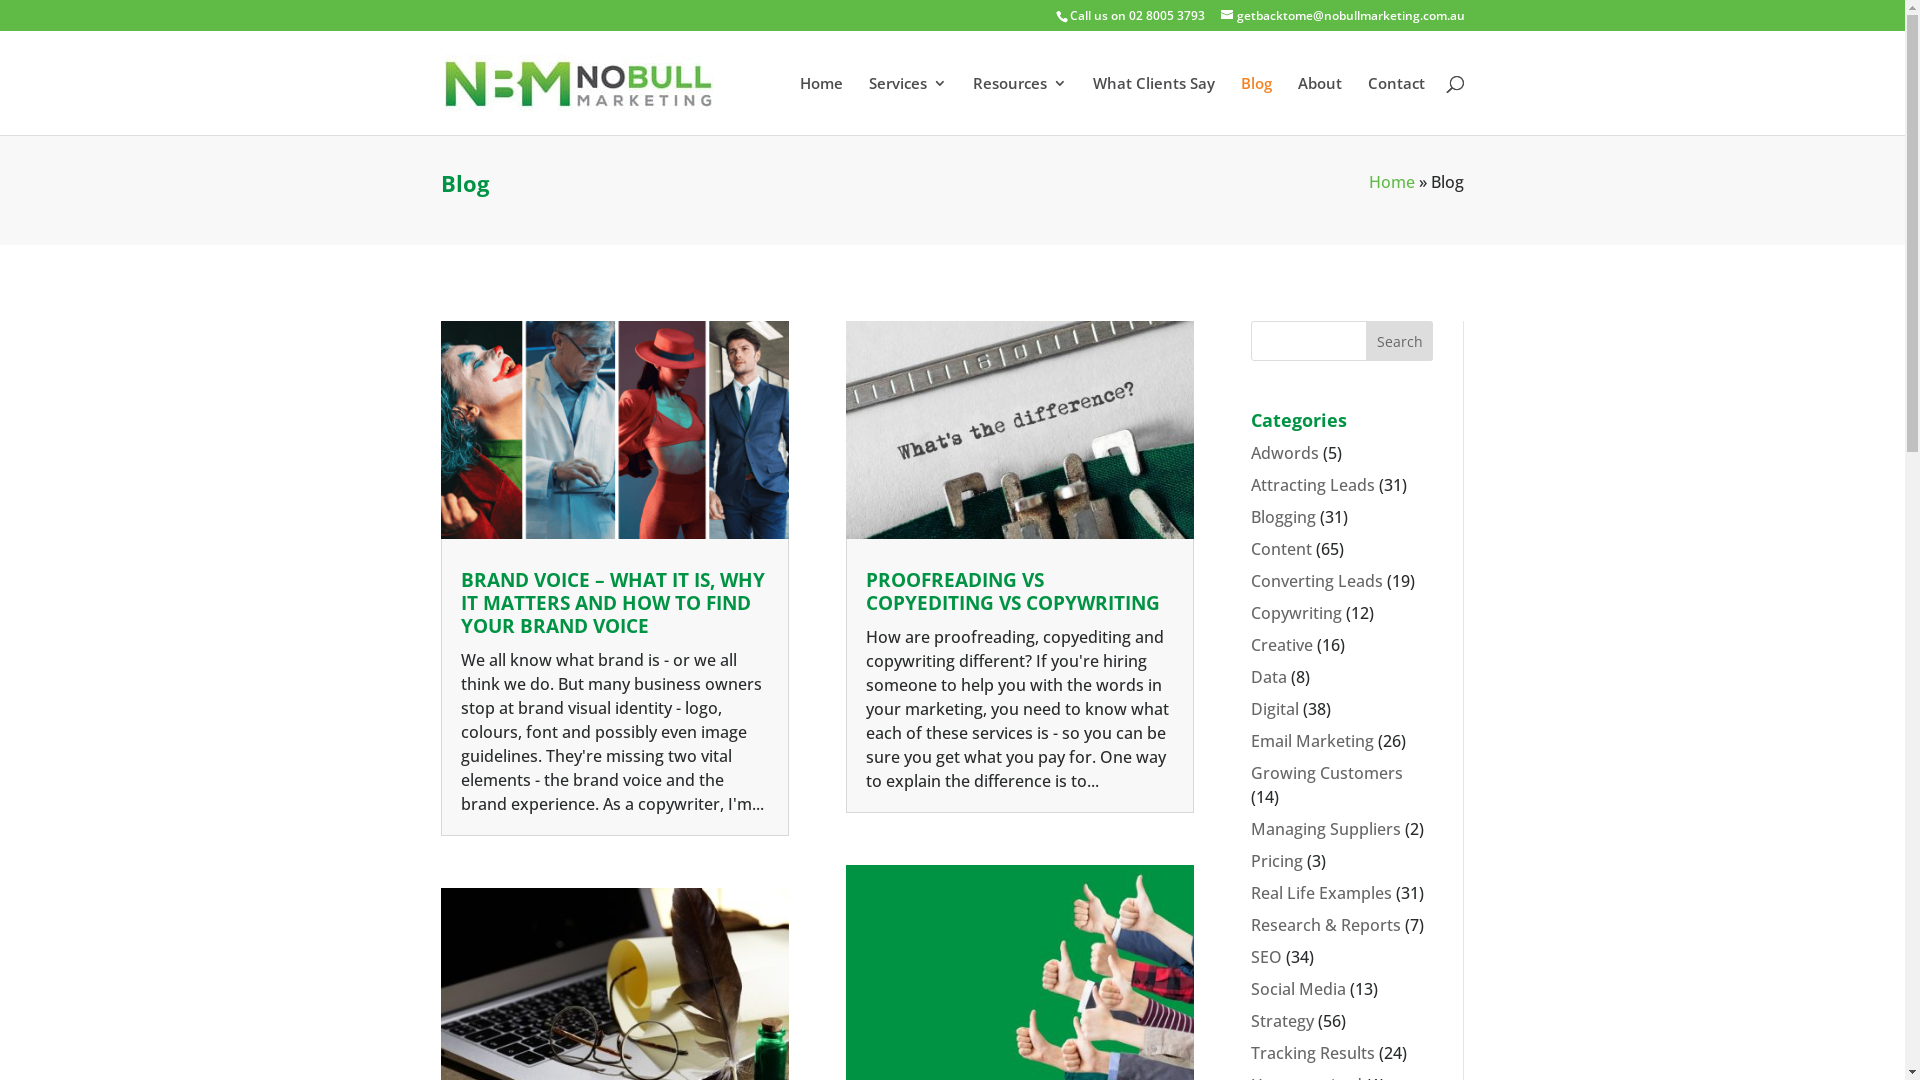 Image resolution: width=1920 pixels, height=1080 pixels. What do you see at coordinates (1326, 771) in the screenshot?
I see `'Growing Customers'` at bounding box center [1326, 771].